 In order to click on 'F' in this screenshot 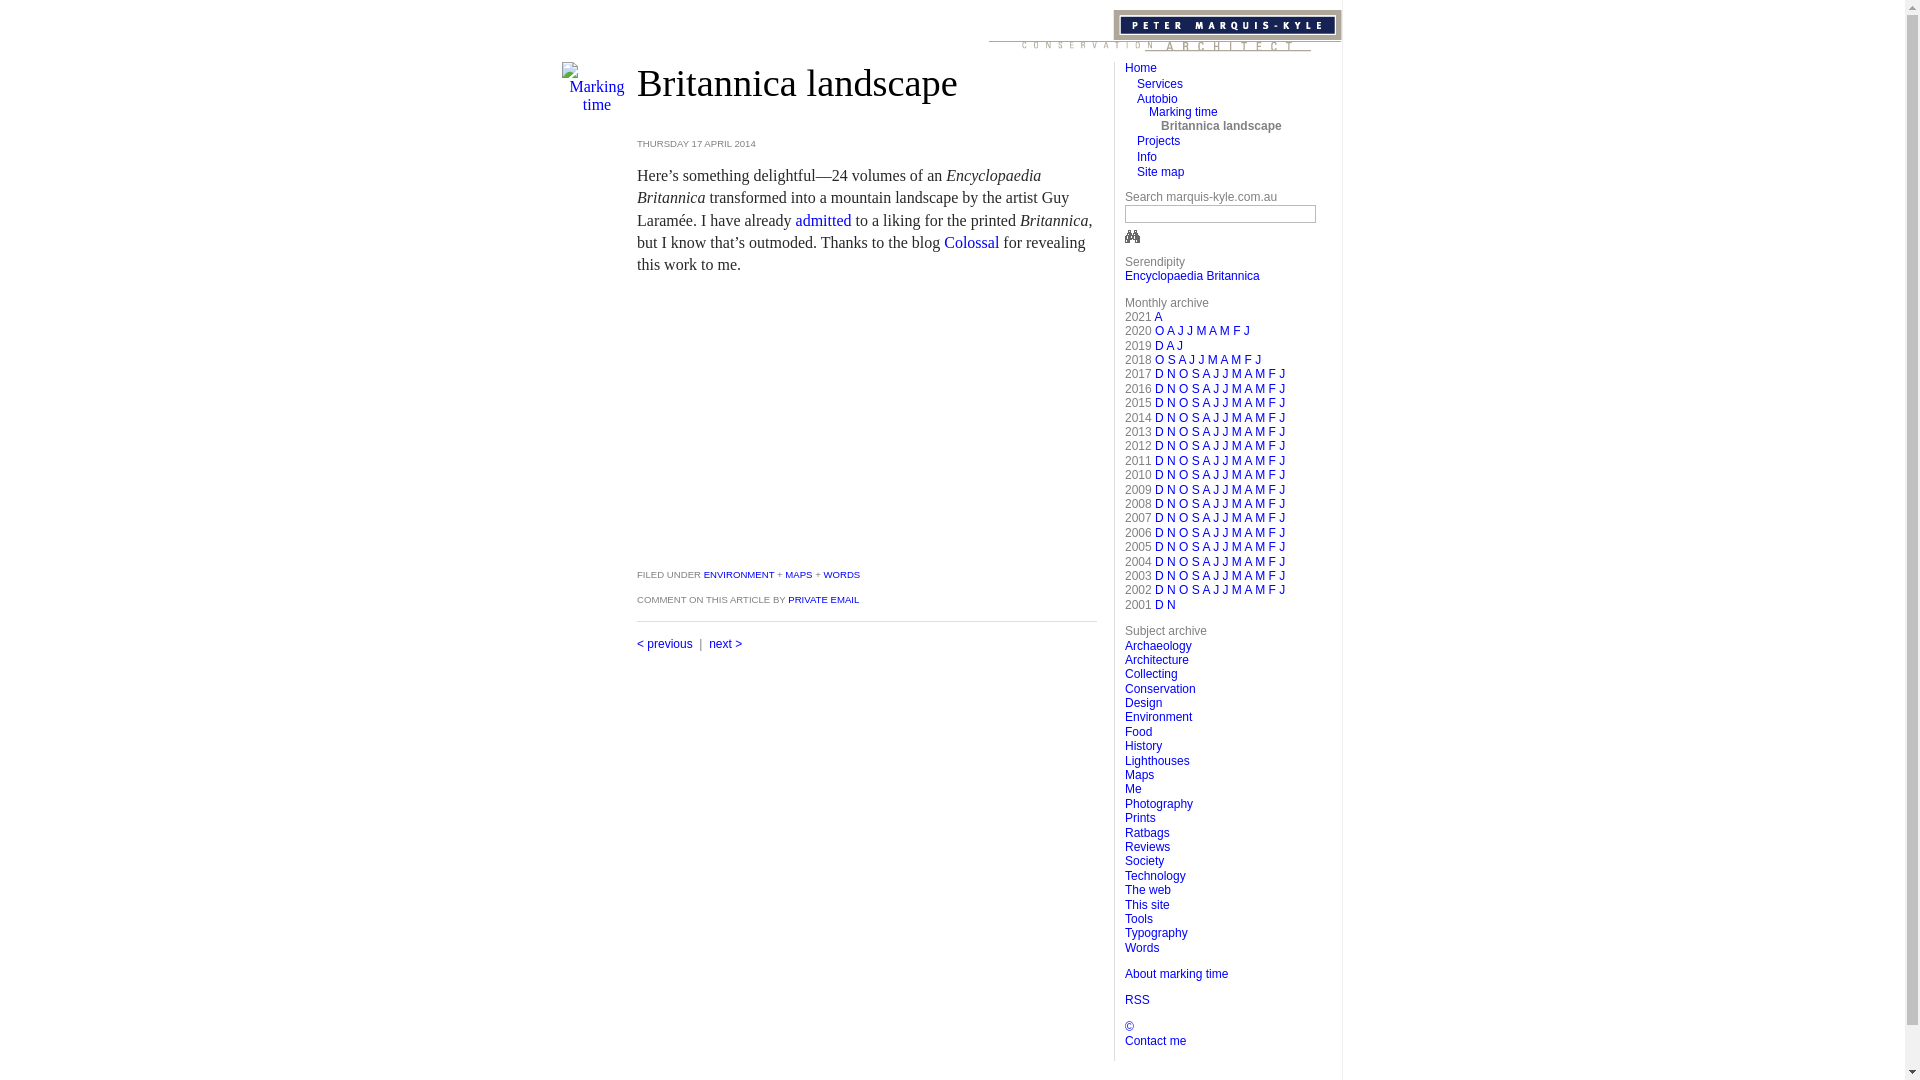, I will do `click(1271, 374)`.